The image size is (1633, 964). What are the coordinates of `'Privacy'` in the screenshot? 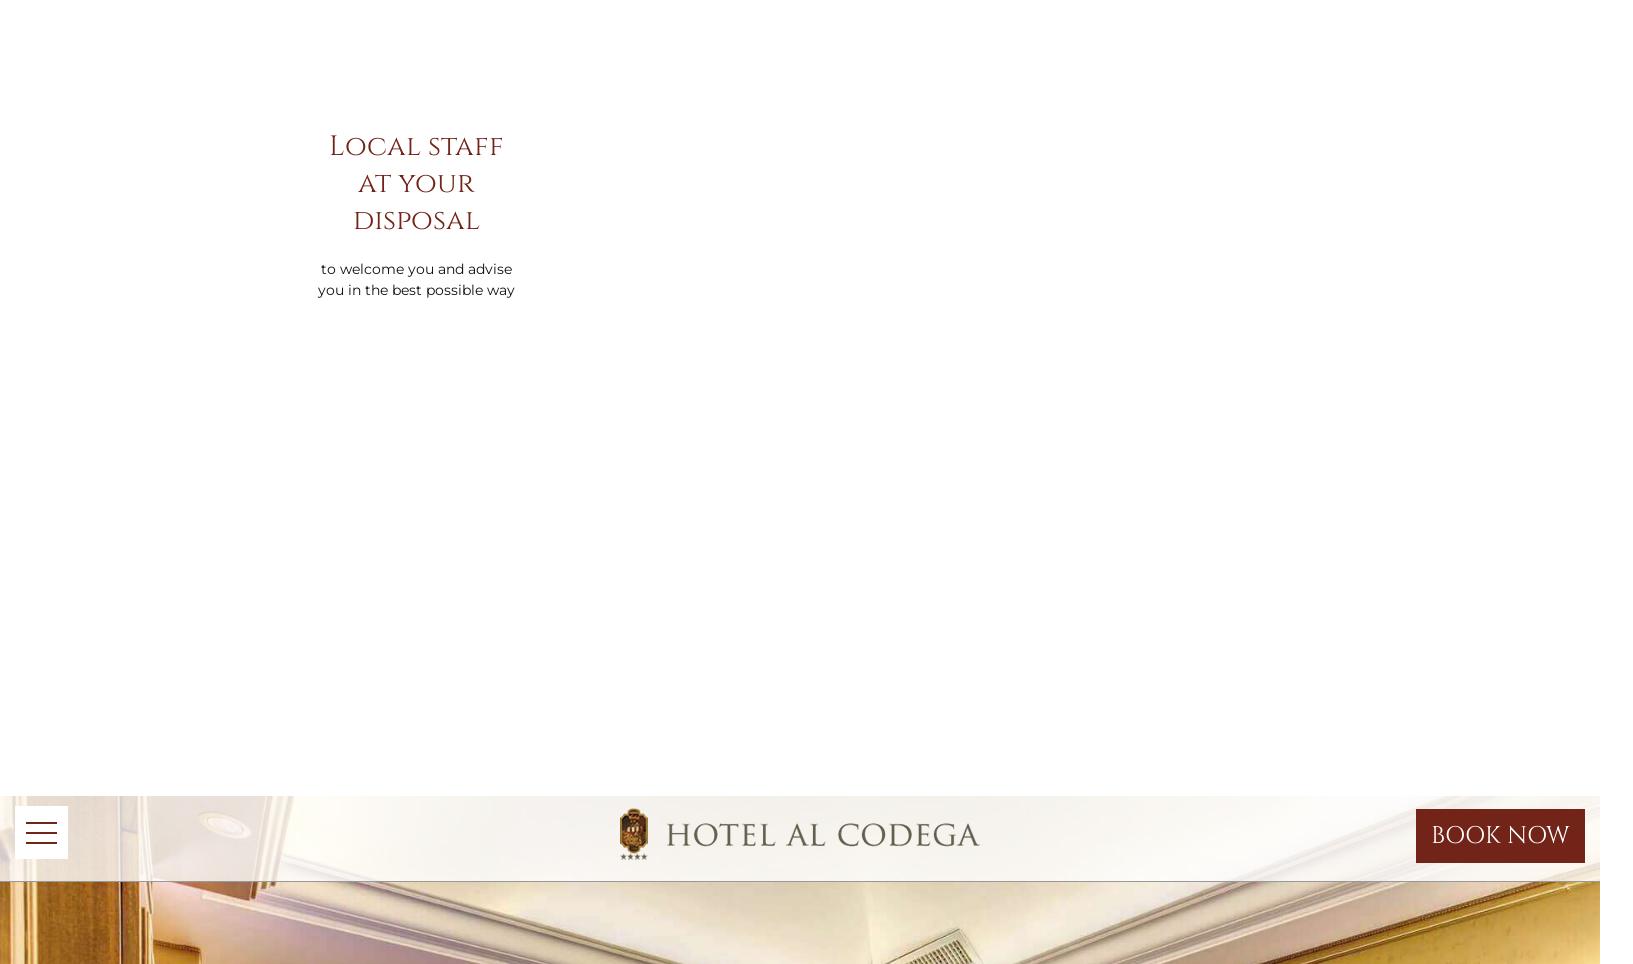 It's located at (1222, 152).